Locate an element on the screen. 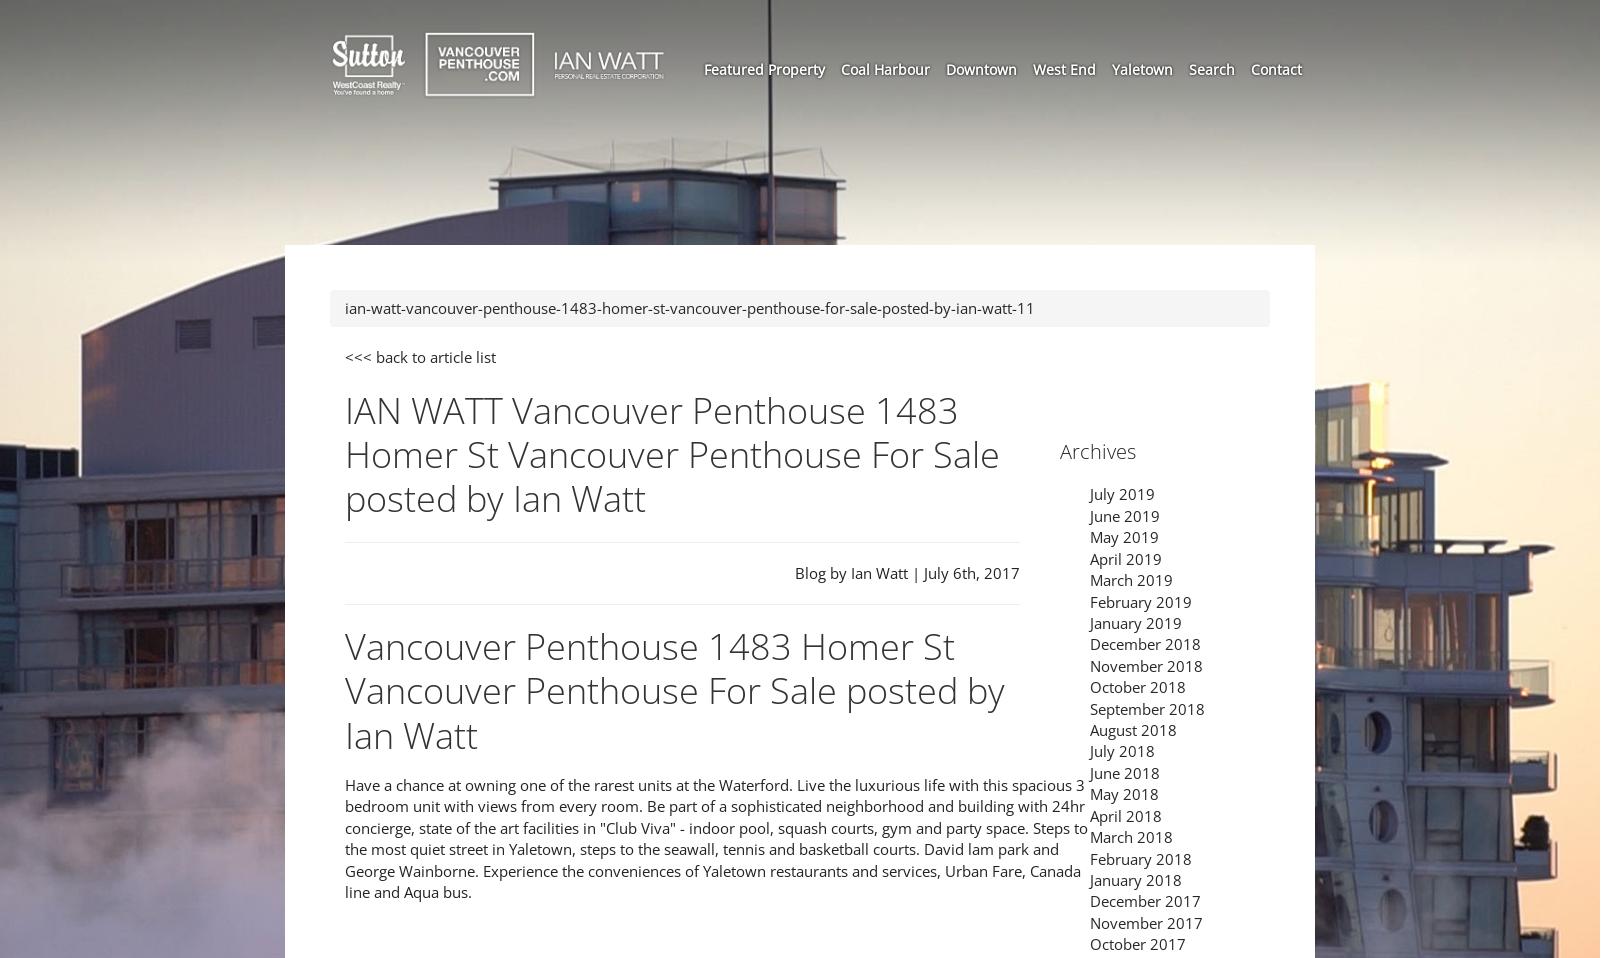 The image size is (1615, 958). 'June 2019' is located at coordinates (1125, 514).